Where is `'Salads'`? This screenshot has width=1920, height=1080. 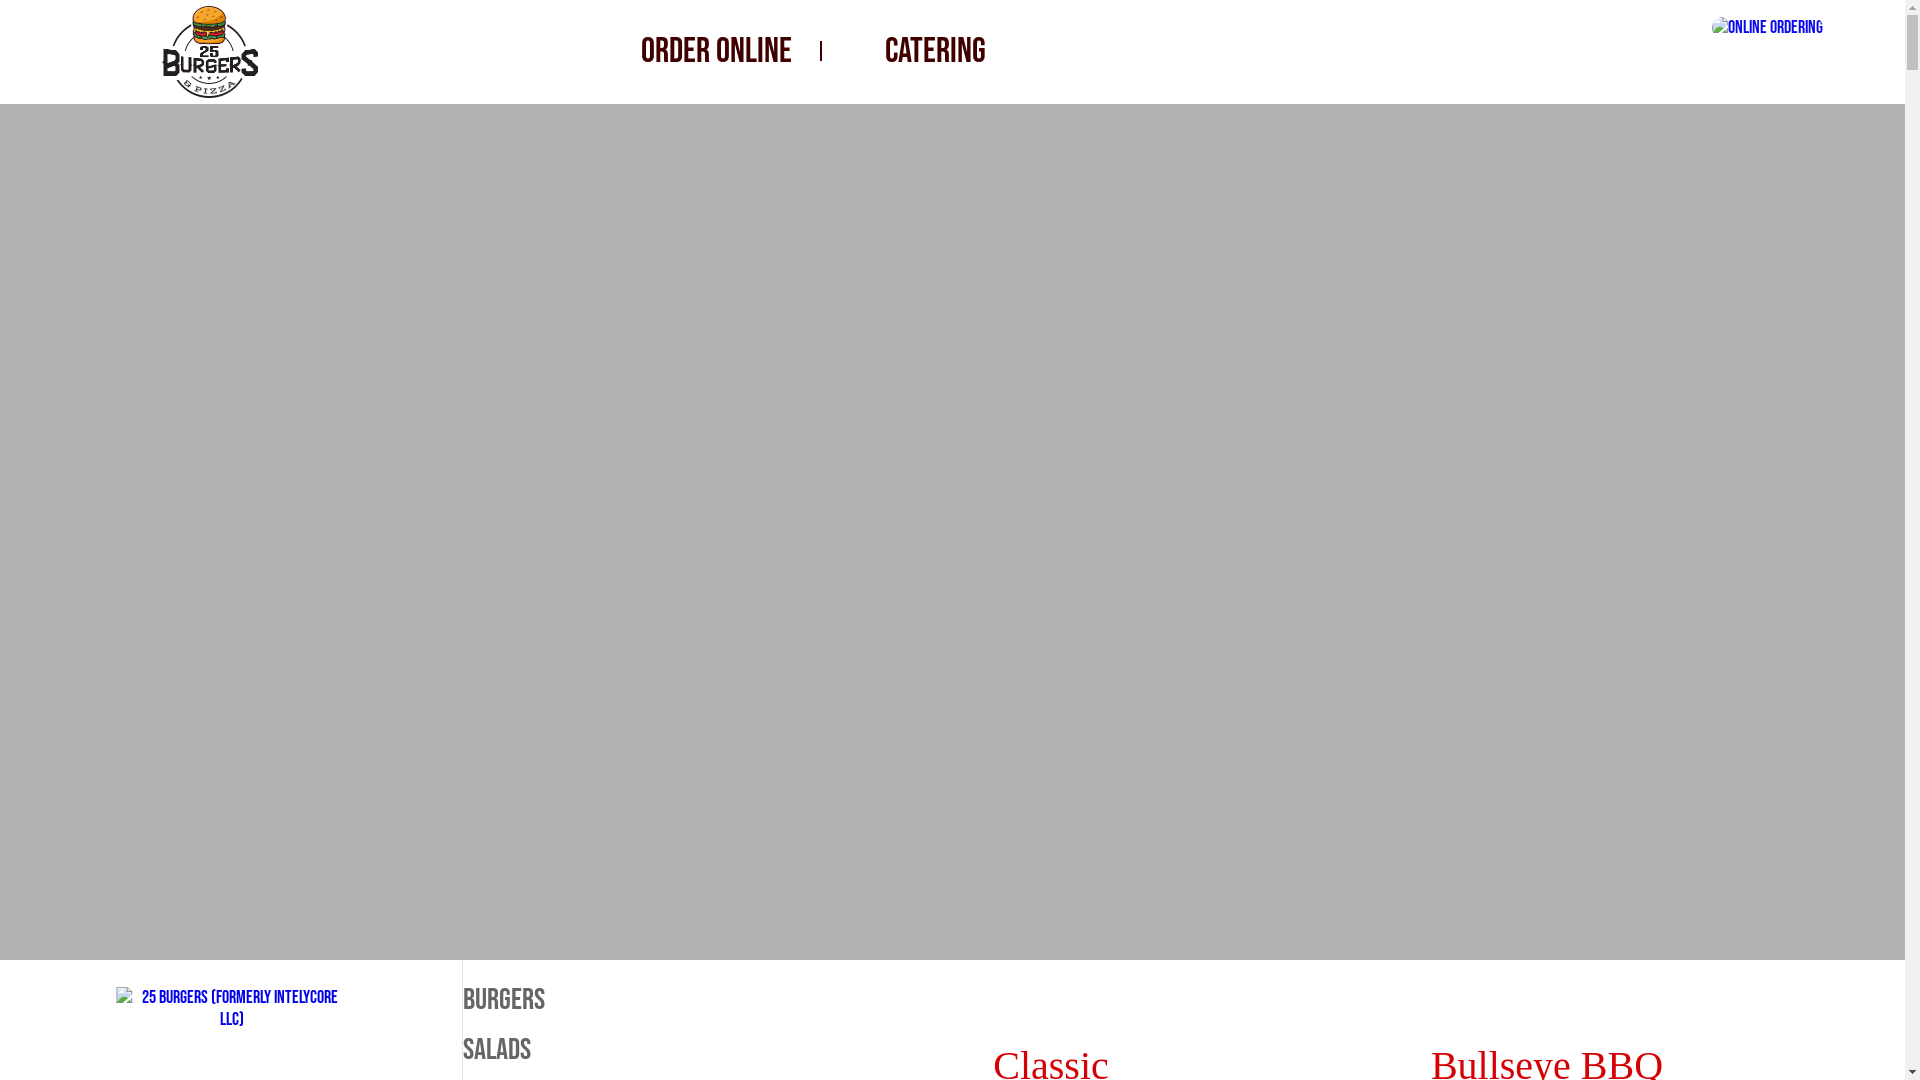
'Salads' is located at coordinates (576, 1048).